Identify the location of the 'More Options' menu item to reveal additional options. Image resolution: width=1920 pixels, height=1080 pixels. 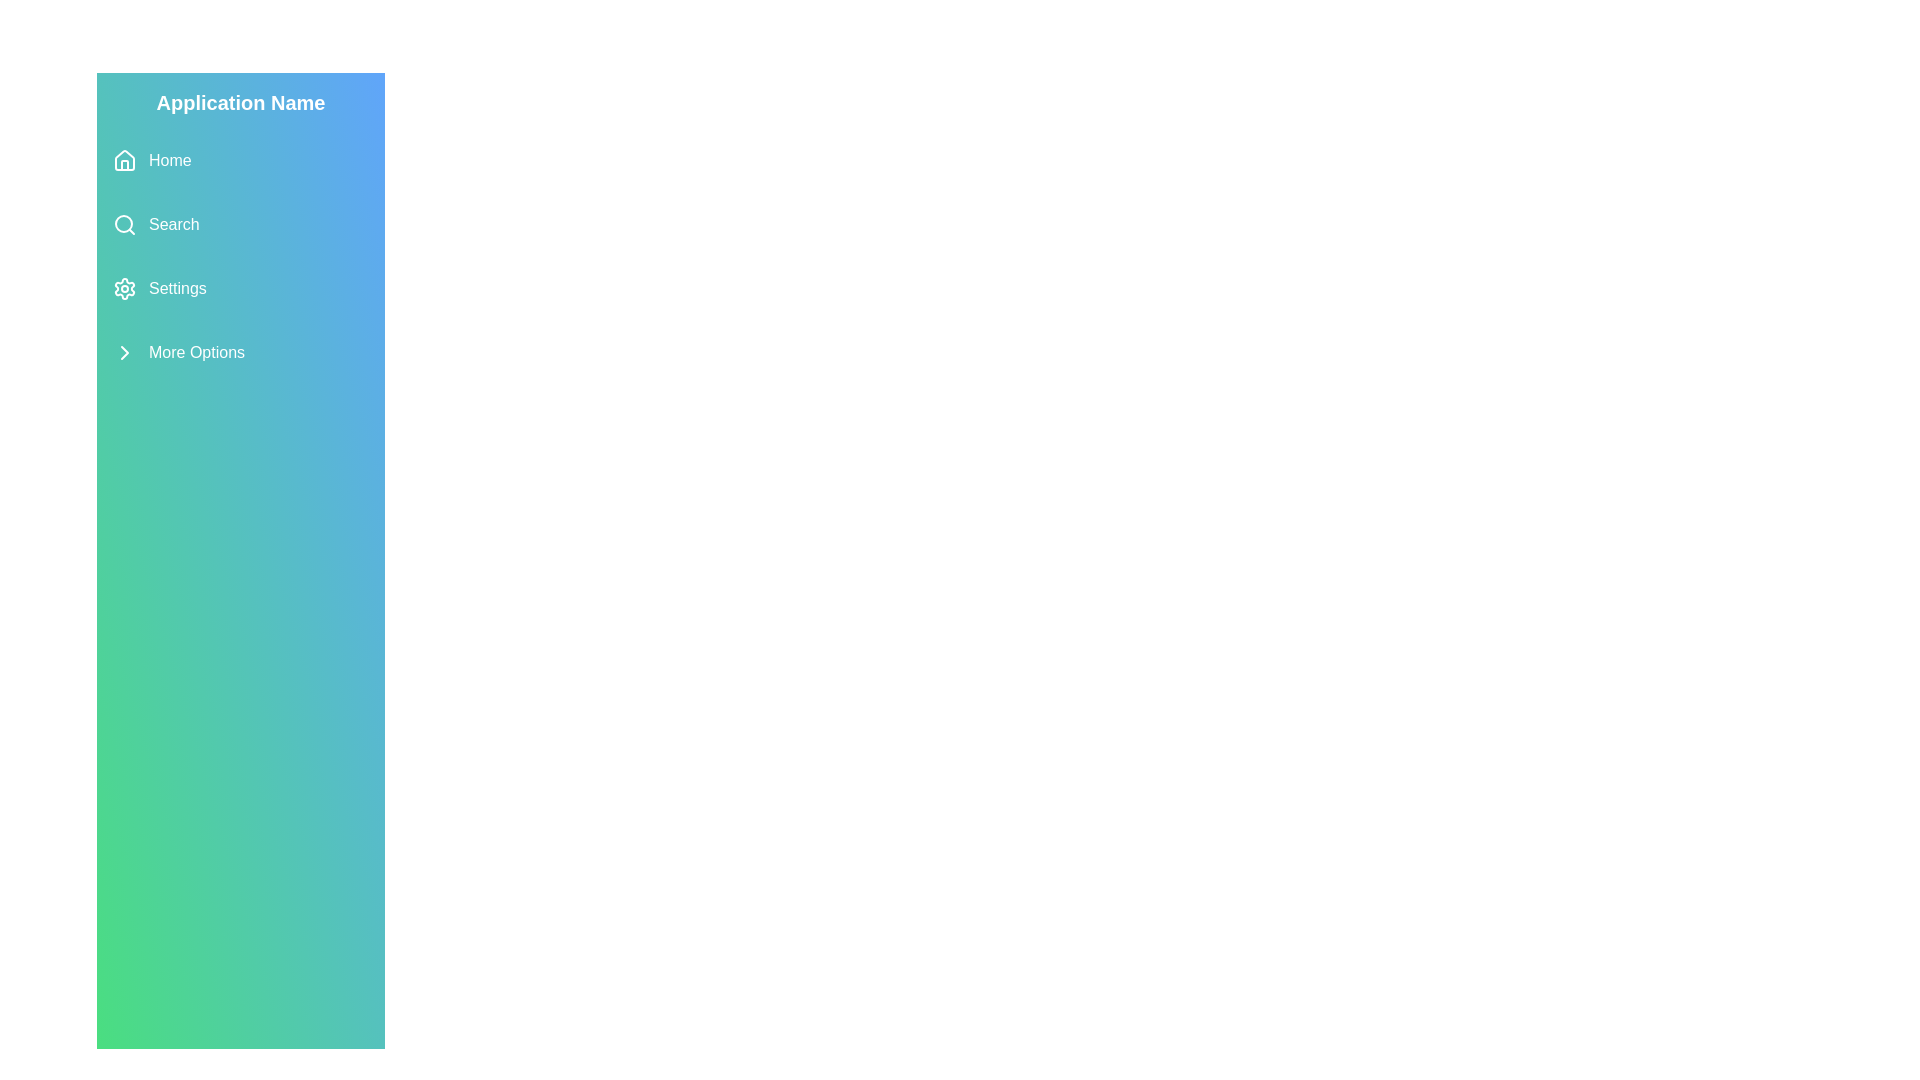
(240, 352).